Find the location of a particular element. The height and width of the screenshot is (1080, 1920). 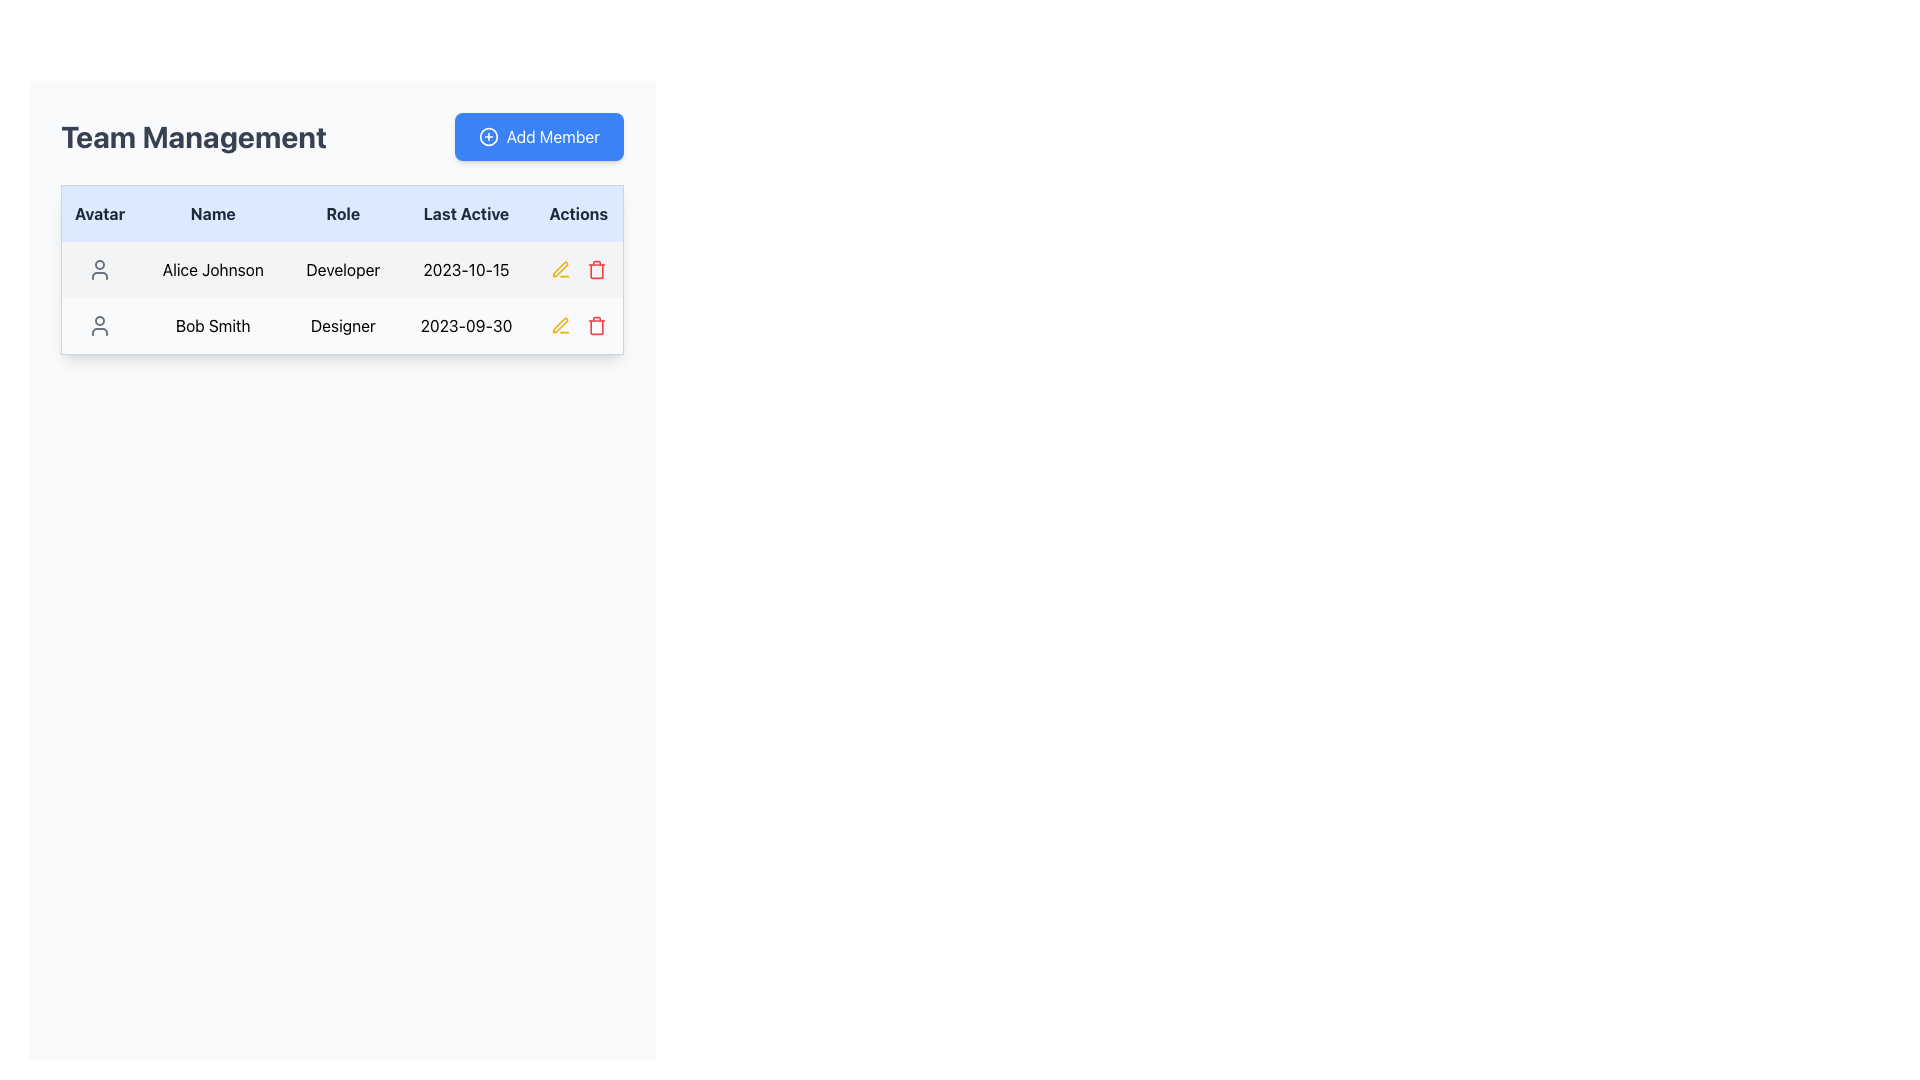

the avatar icon representing user Bob Smith located in the 'Avatar' column of the second row in the 'Team Management' table is located at coordinates (99, 325).